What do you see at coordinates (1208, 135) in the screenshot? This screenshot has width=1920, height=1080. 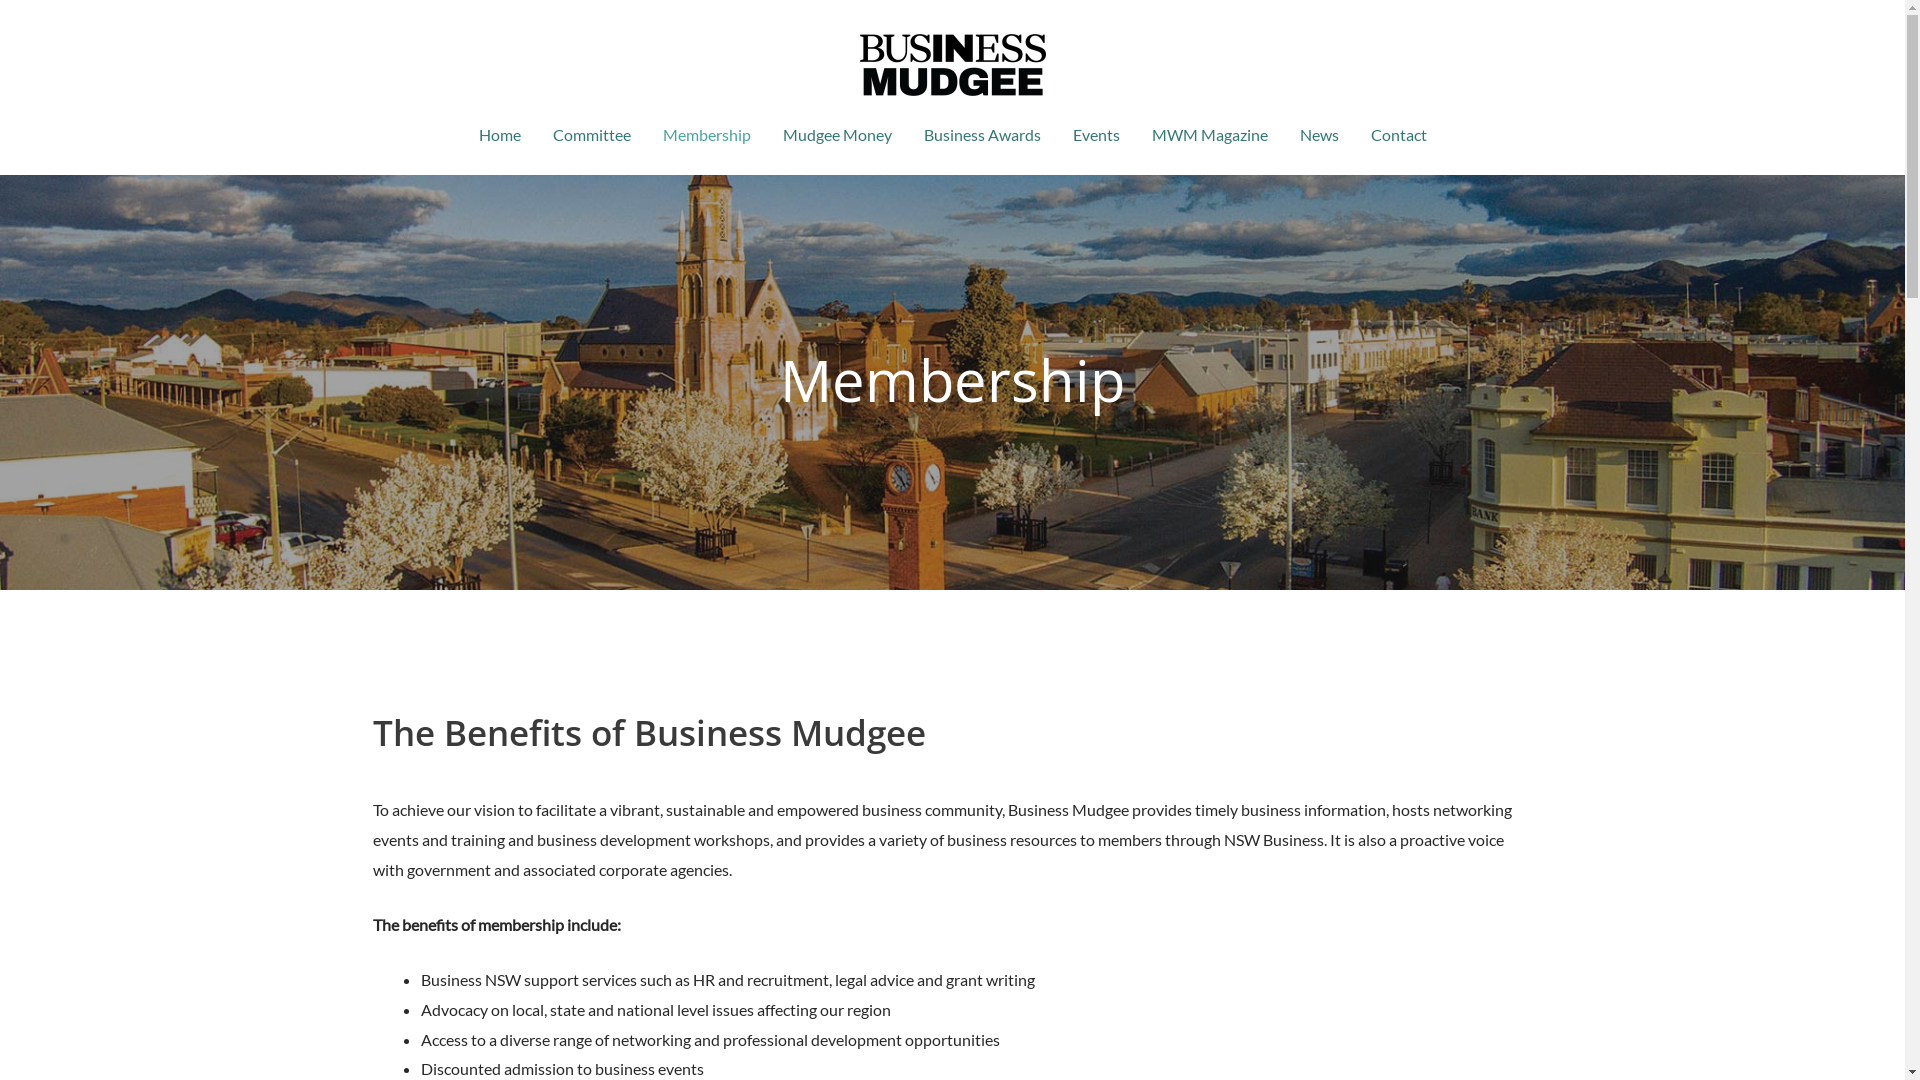 I see `'MWM Magazine'` at bounding box center [1208, 135].